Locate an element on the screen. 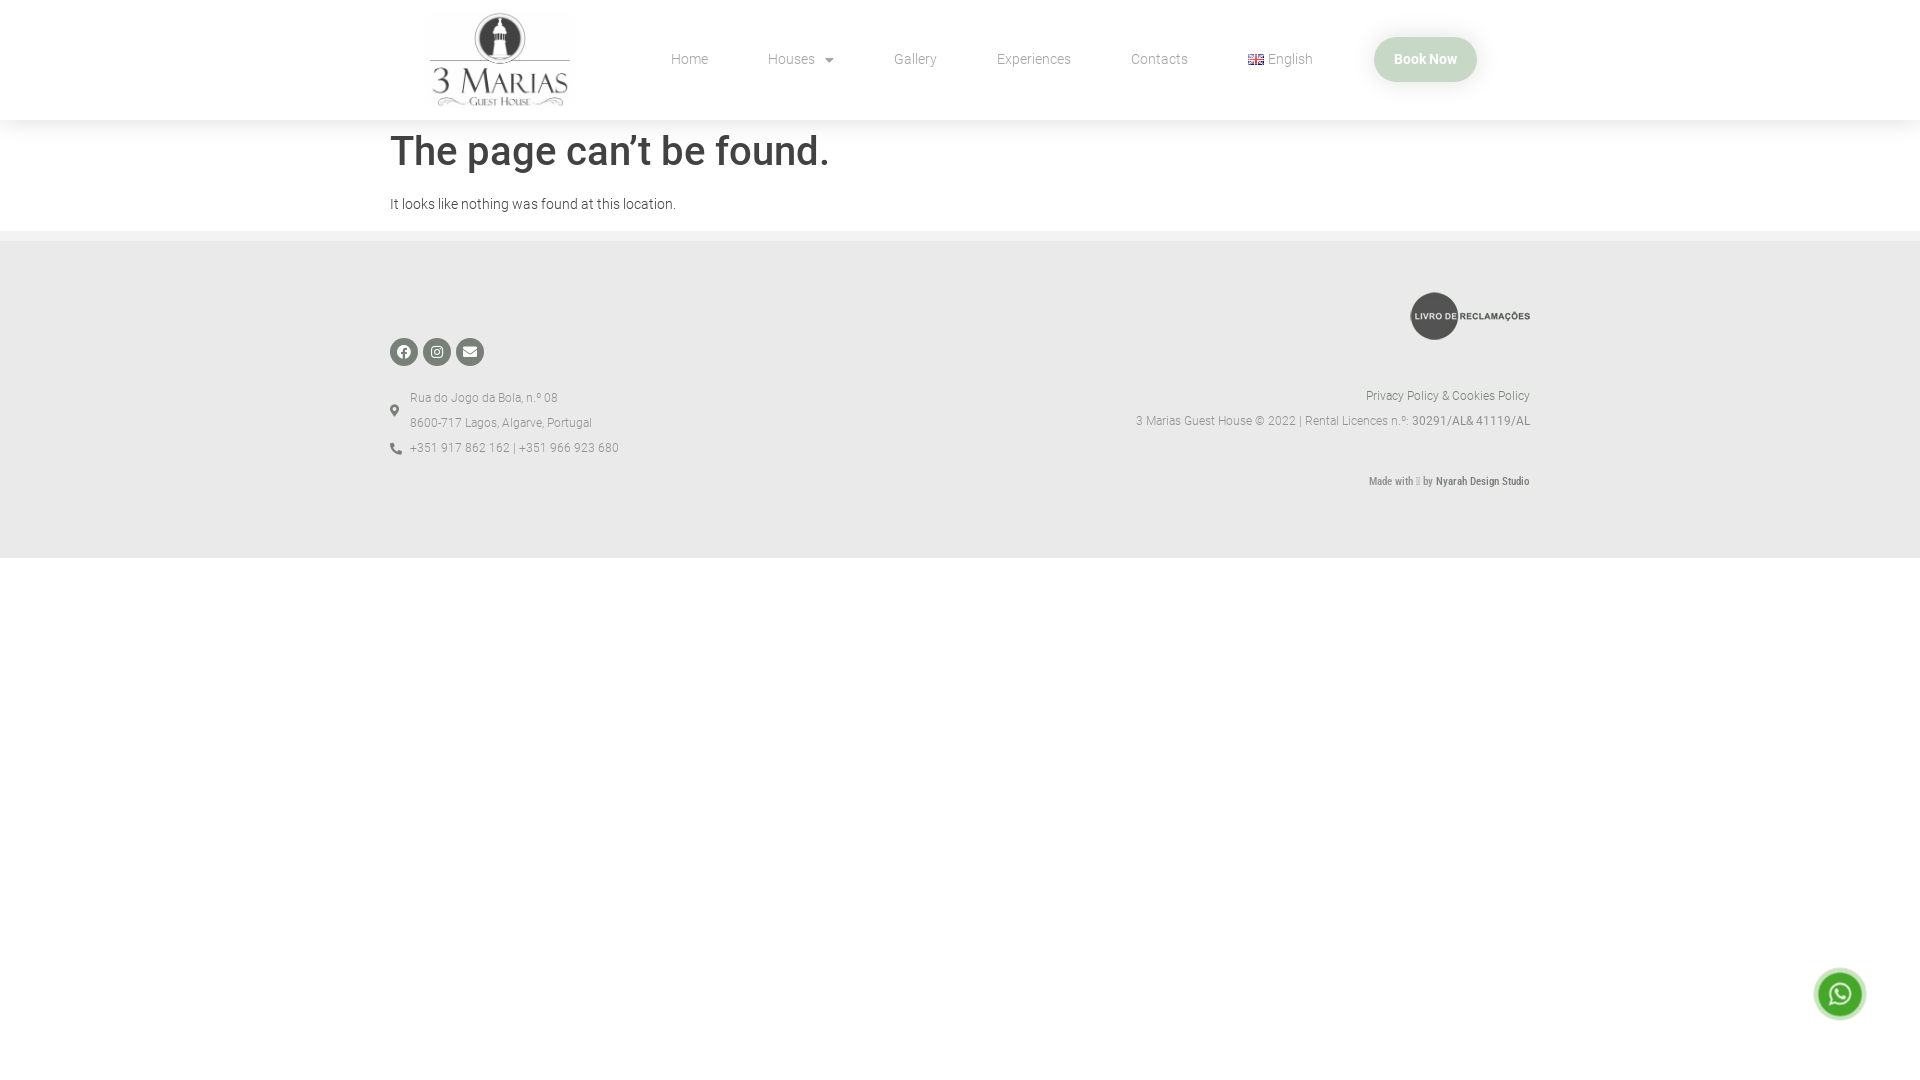  'Experiences' is located at coordinates (1033, 58).